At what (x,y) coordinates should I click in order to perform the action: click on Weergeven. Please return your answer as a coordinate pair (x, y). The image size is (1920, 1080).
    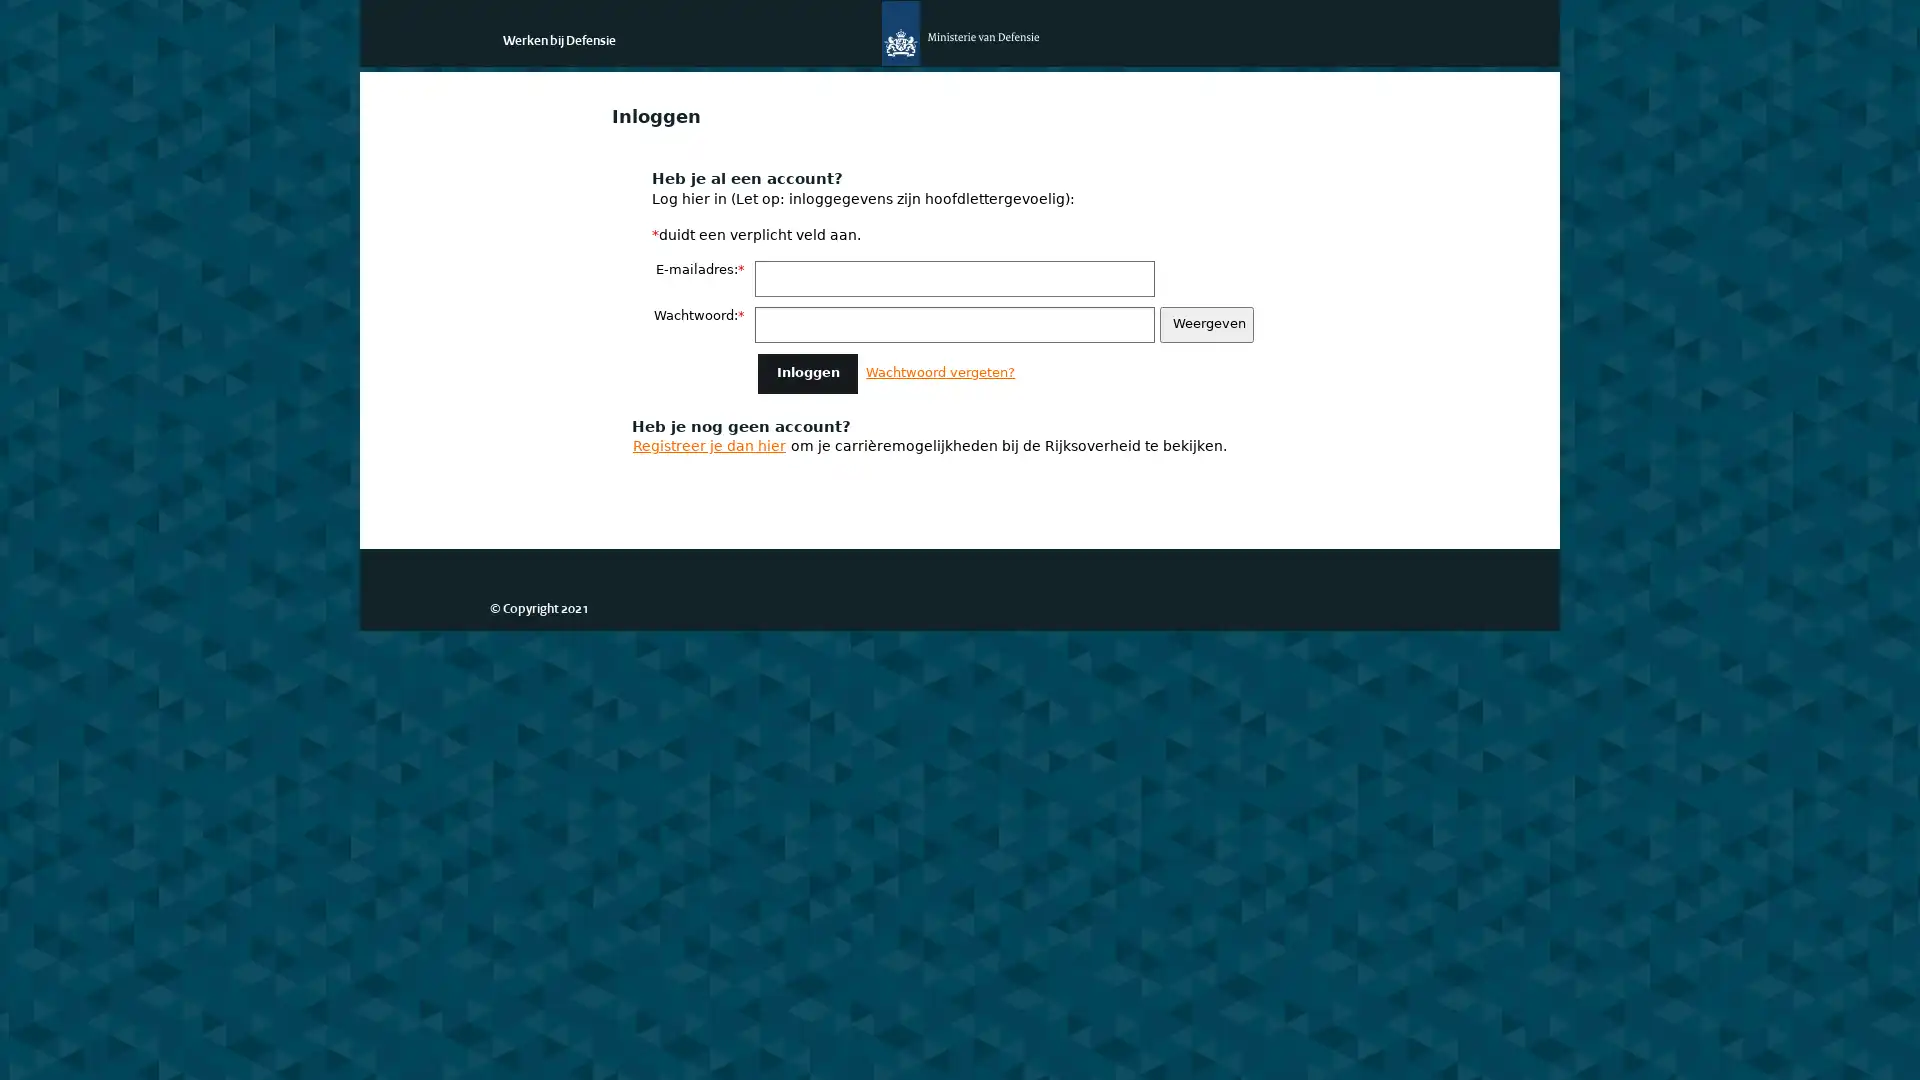
    Looking at the image, I should click on (1204, 323).